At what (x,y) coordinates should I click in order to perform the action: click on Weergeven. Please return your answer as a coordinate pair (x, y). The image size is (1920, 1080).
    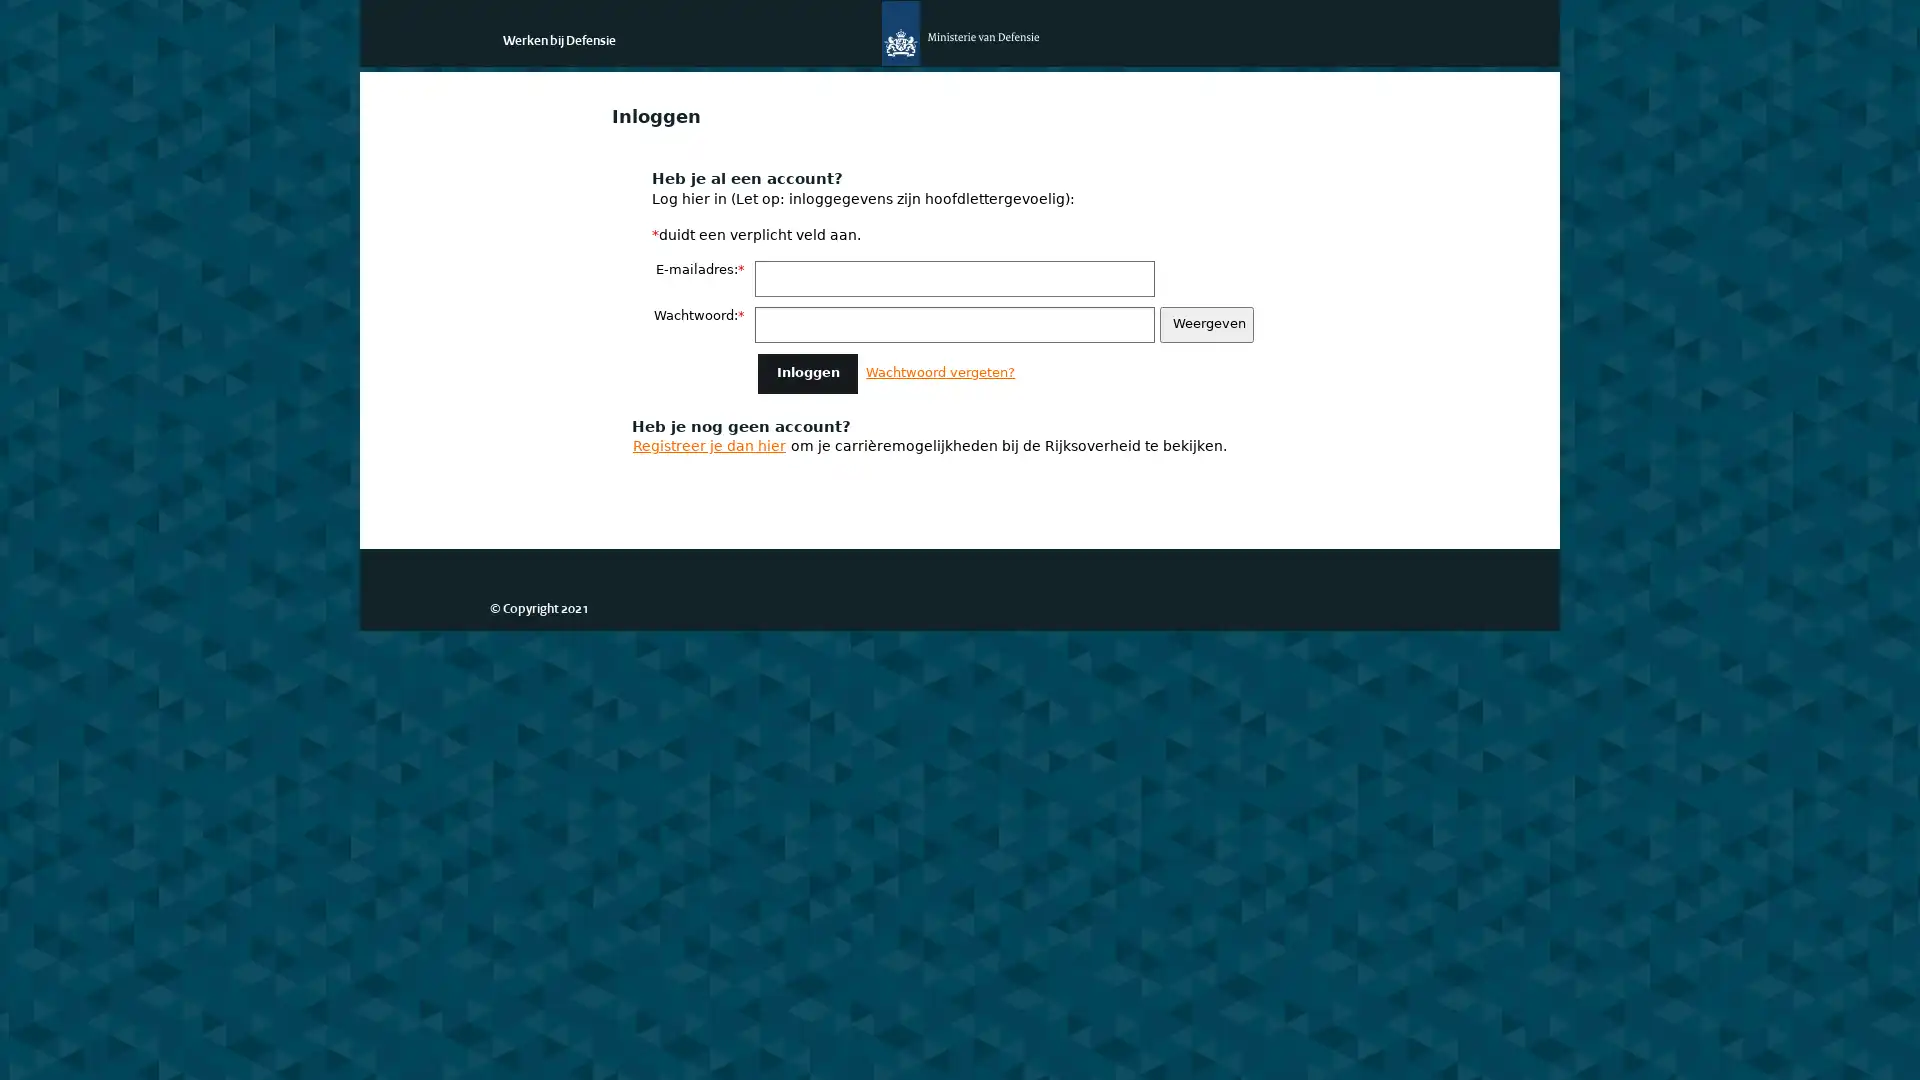
    Looking at the image, I should click on (1204, 323).